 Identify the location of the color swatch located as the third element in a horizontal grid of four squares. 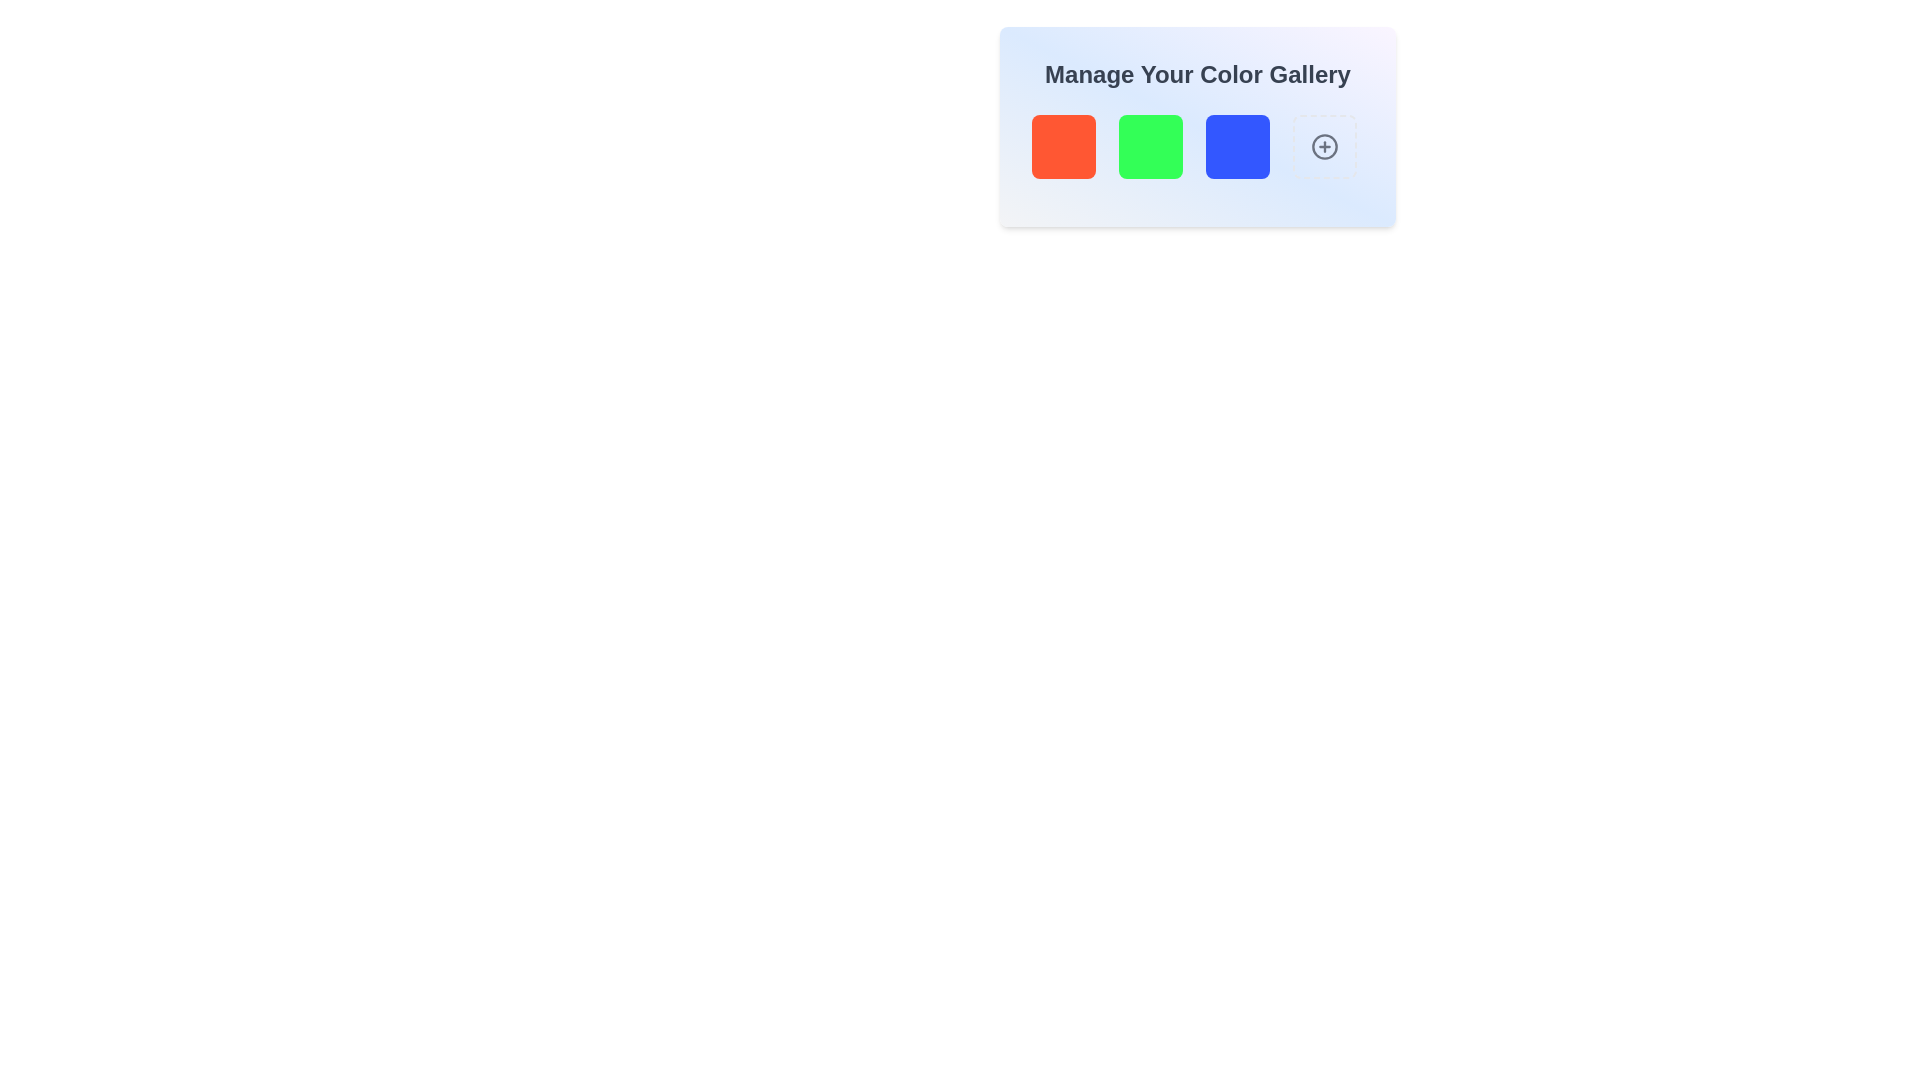
(1237, 145).